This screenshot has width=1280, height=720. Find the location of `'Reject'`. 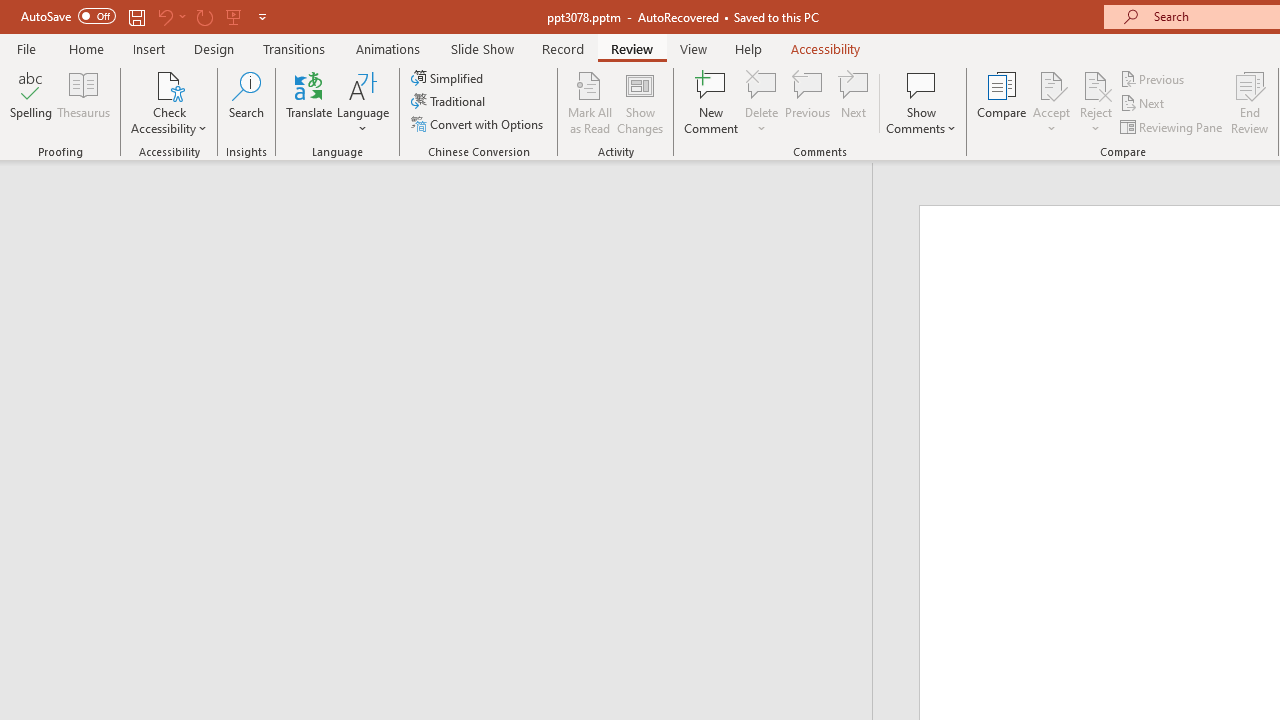

'Reject' is located at coordinates (1095, 103).